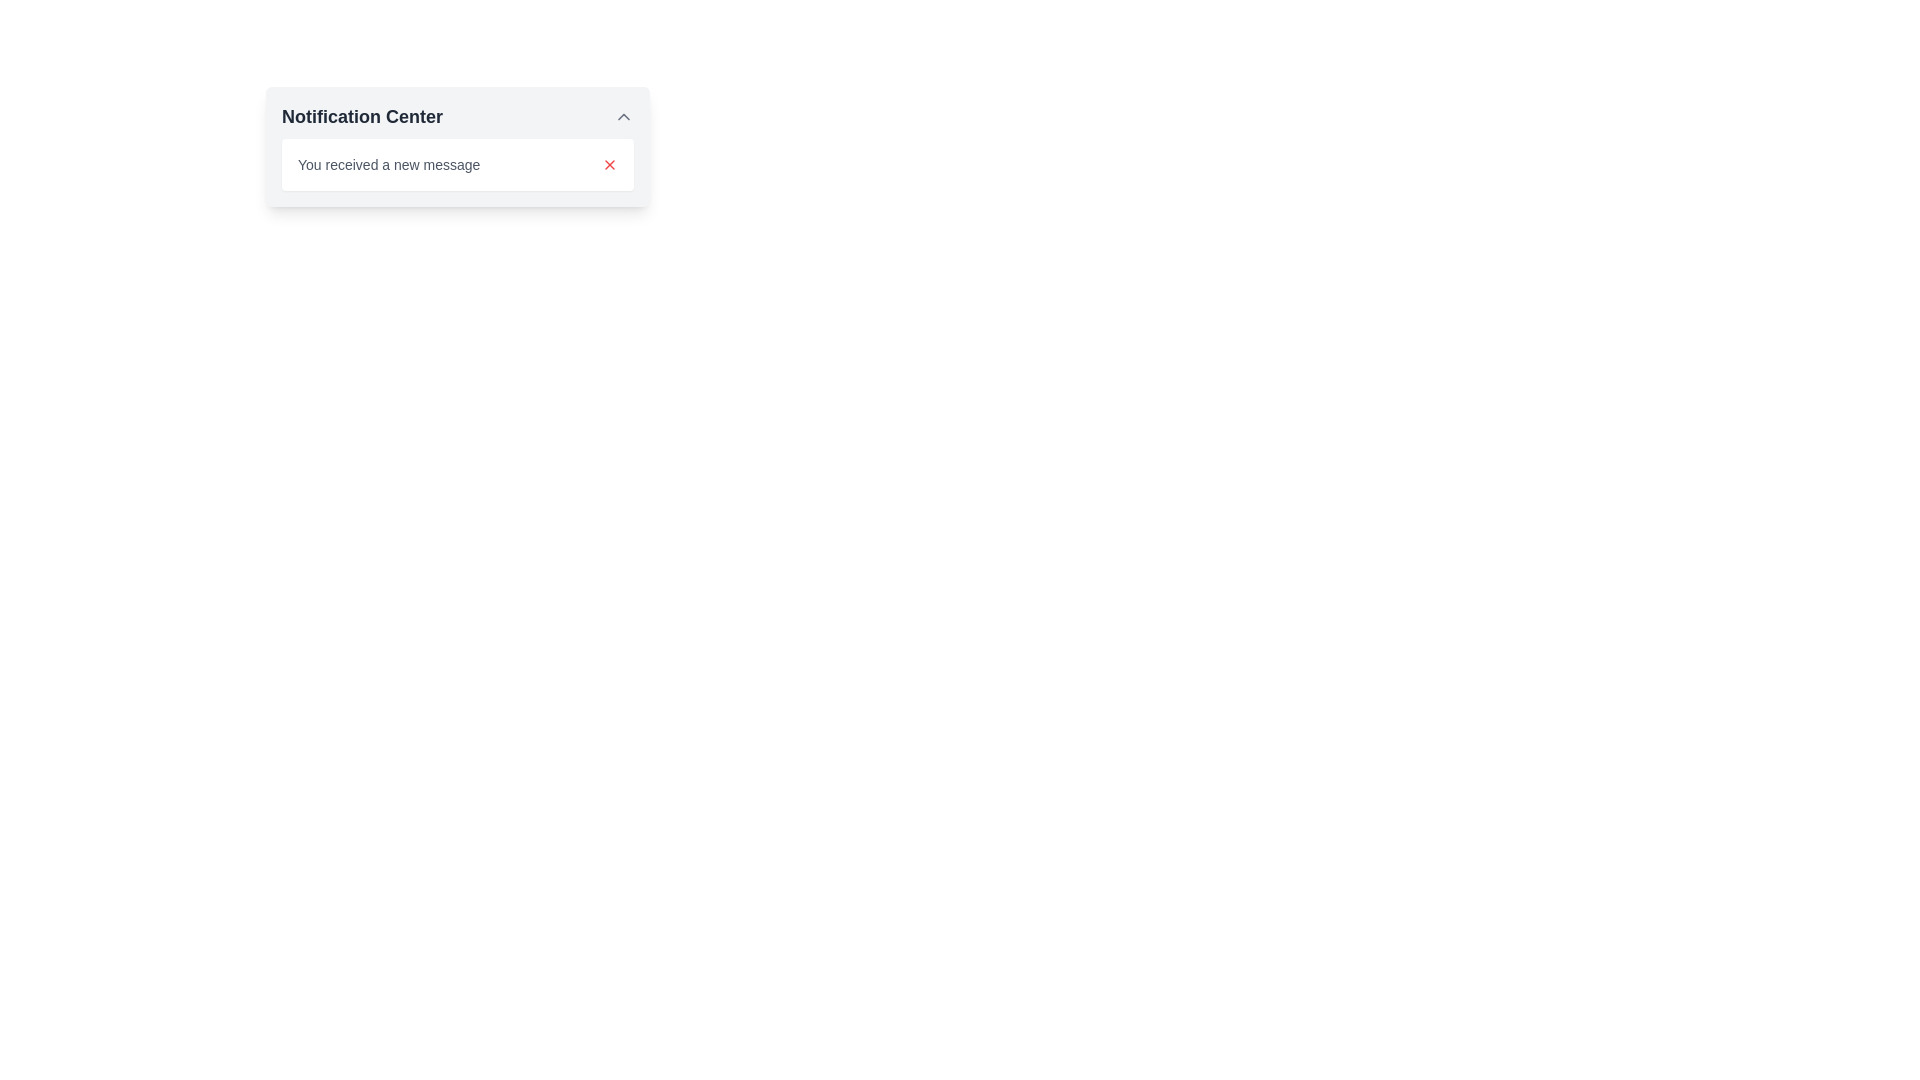 This screenshot has height=1080, width=1920. Describe the element at coordinates (623, 116) in the screenshot. I see `the upward-pointing chevron icon button with the 'lucide-chevron-up' class located in the upper-right corner of the 'Notification Center' header to minimize or collapse the section` at that location.